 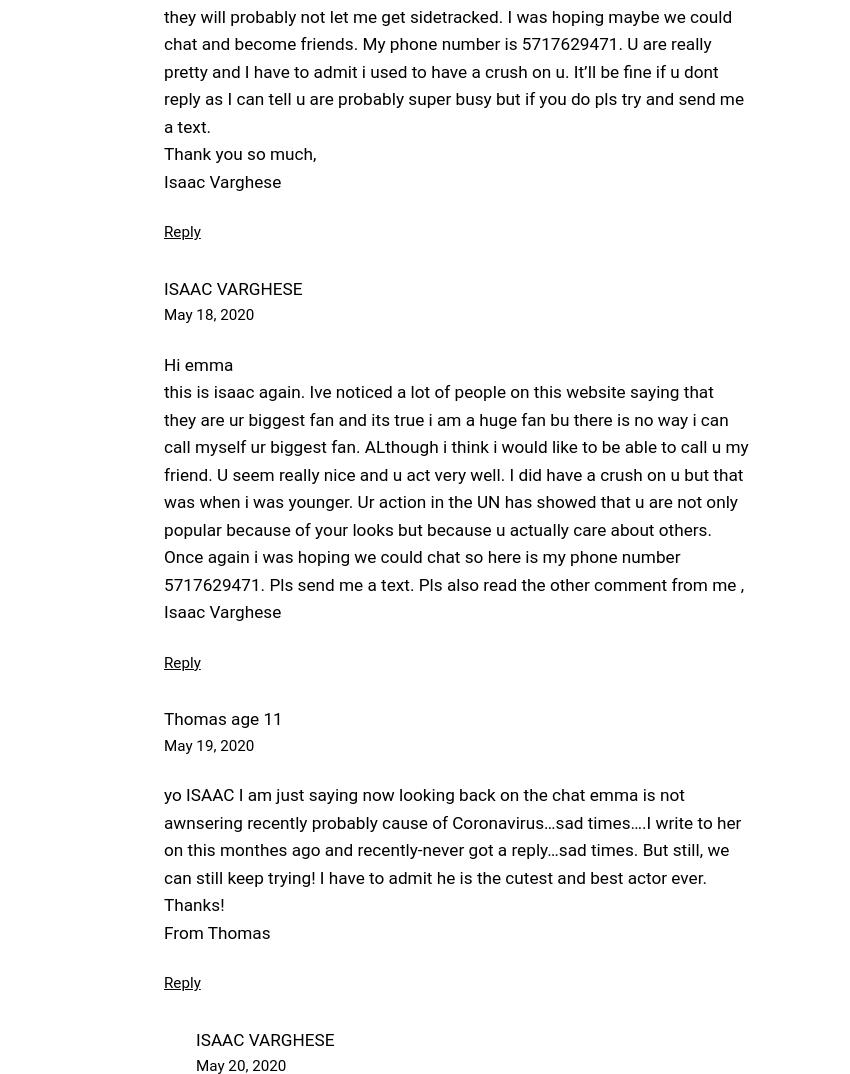 What do you see at coordinates (451, 836) in the screenshot?
I see `'yo ISAAC I am just saying now looking back on the chat emma is not awnsering recently probably cause of Coronavirus…sad times….I write to her on this monthes ago and recently-never got a reply…sad times. But still, we can still keep trying! I have to admit he is the cutest and best actor ever.'` at bounding box center [451, 836].